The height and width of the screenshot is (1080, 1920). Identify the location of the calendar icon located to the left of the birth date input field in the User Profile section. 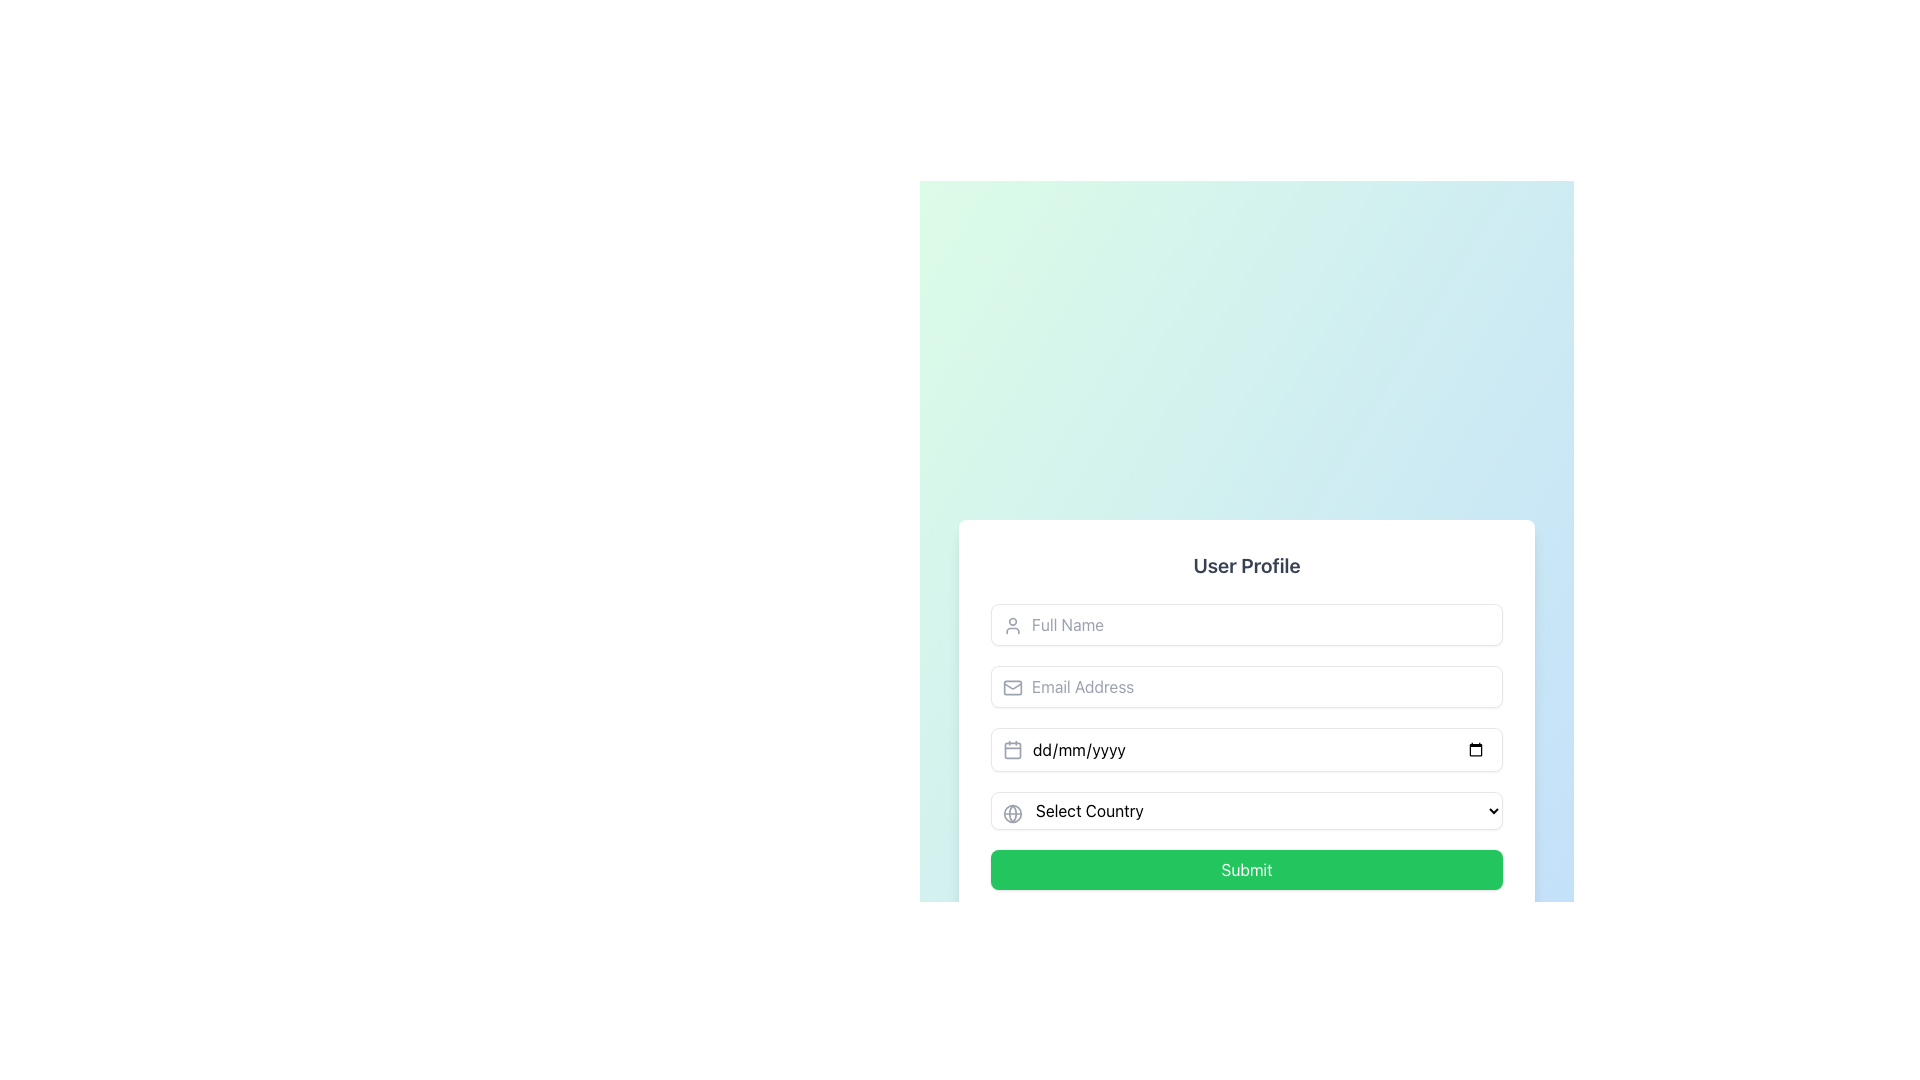
(1012, 749).